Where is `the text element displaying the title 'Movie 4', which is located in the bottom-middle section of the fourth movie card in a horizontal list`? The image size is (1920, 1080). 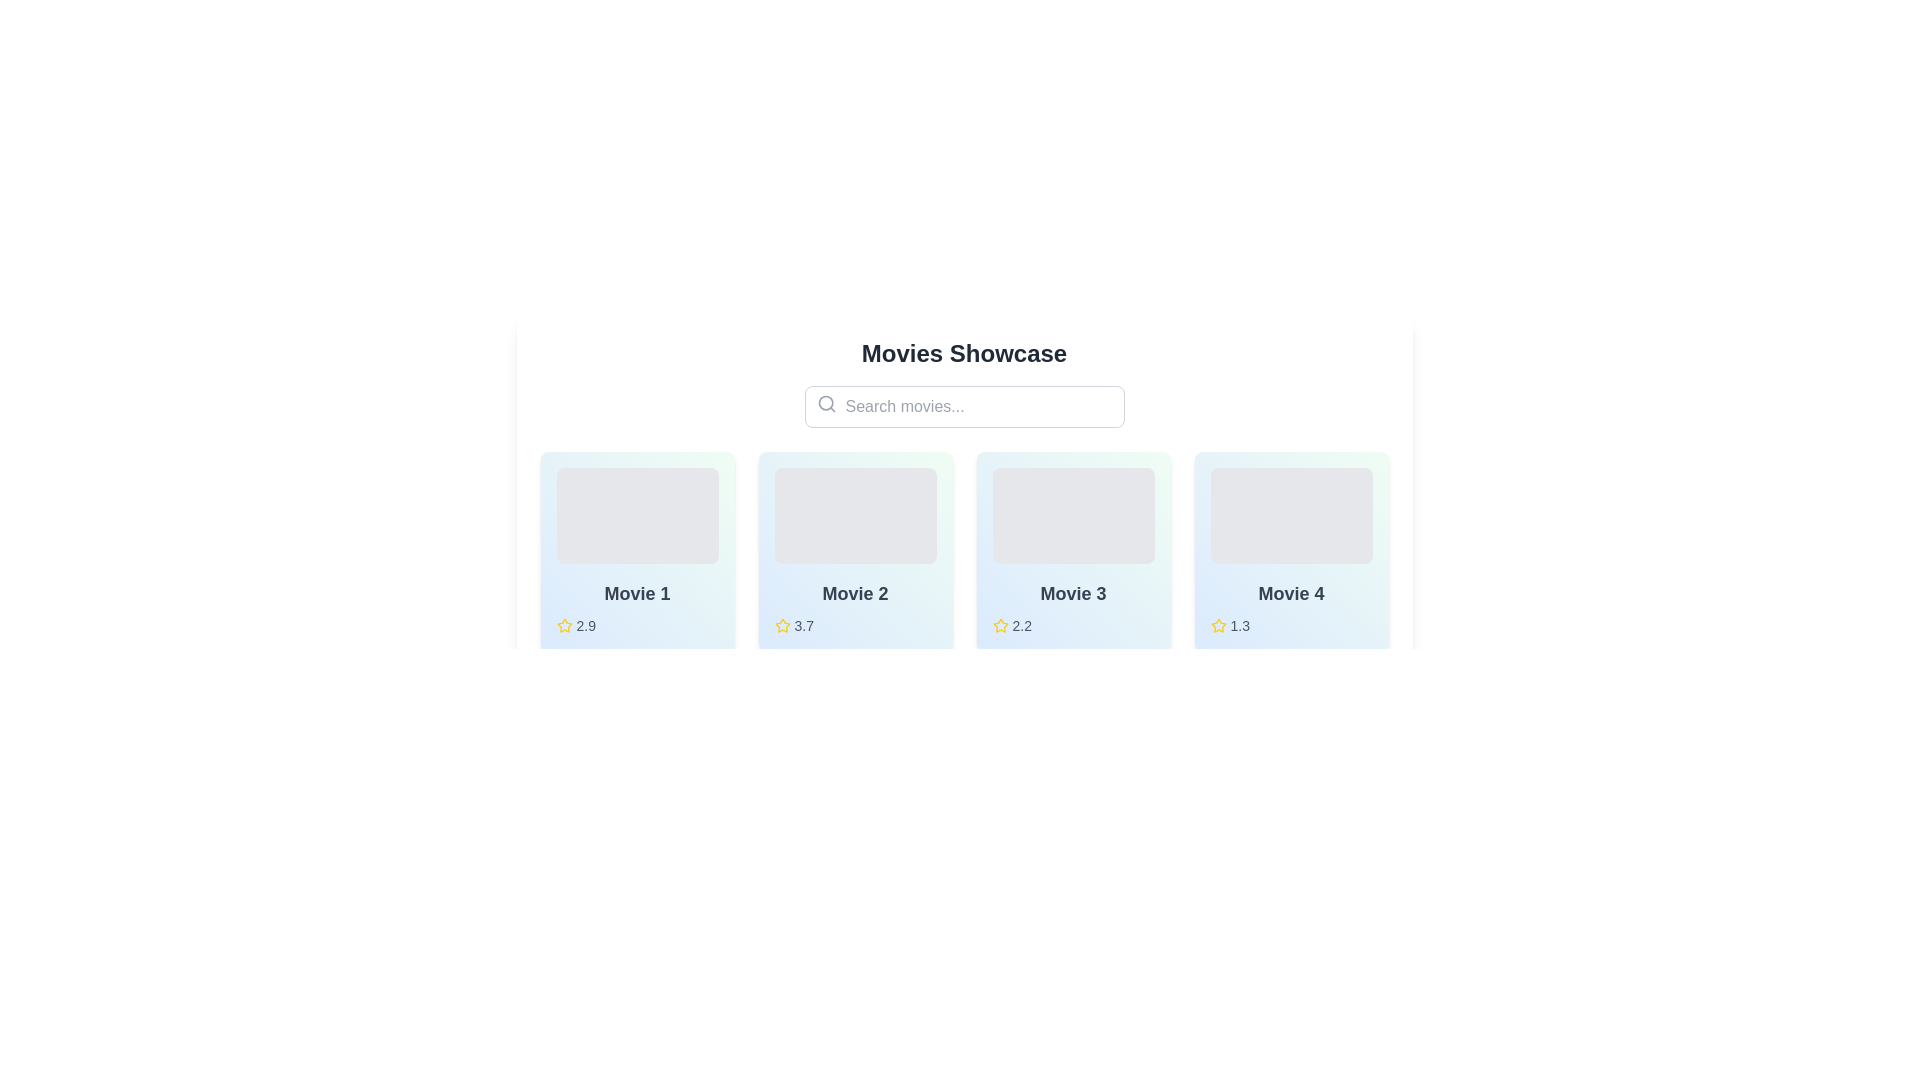 the text element displaying the title 'Movie 4', which is located in the bottom-middle section of the fourth movie card in a horizontal list is located at coordinates (1291, 593).